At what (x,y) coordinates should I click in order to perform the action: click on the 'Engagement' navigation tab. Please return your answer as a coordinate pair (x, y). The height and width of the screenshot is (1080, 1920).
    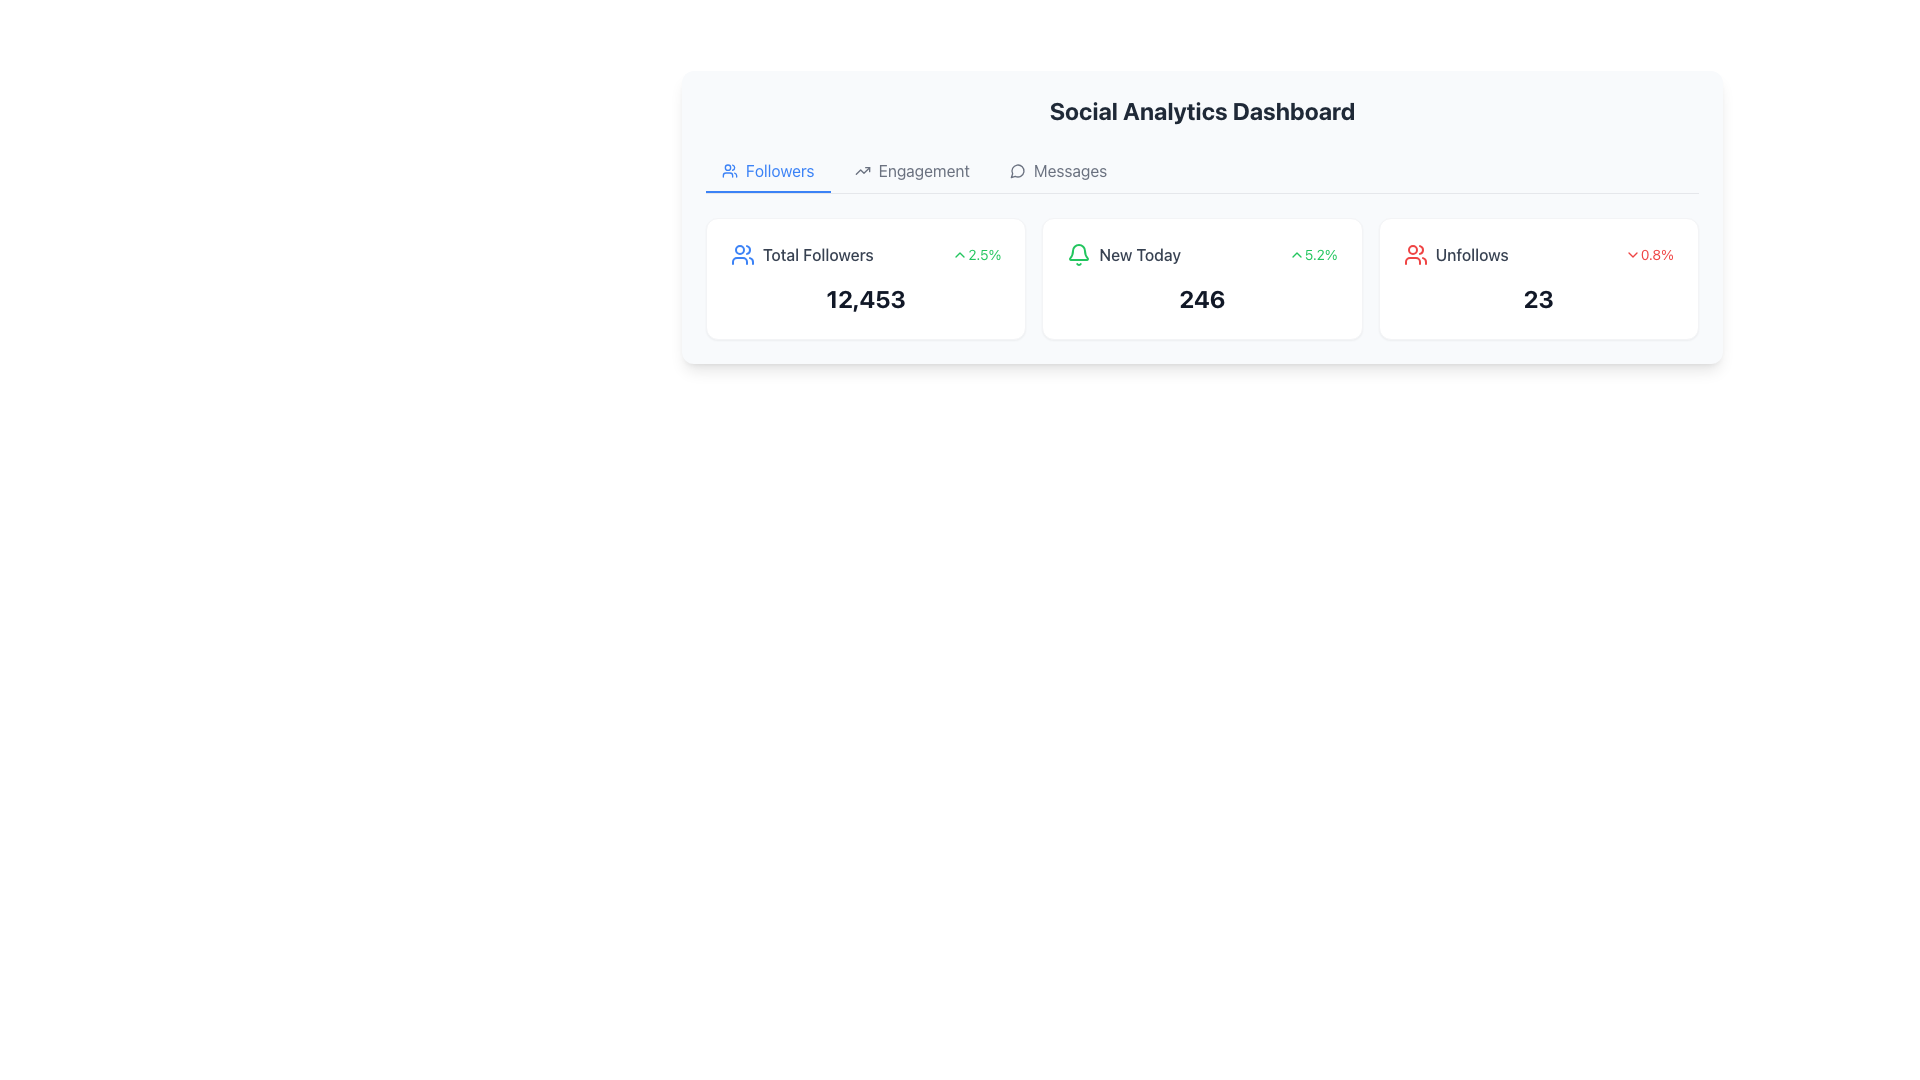
    Looking at the image, I should click on (923, 169).